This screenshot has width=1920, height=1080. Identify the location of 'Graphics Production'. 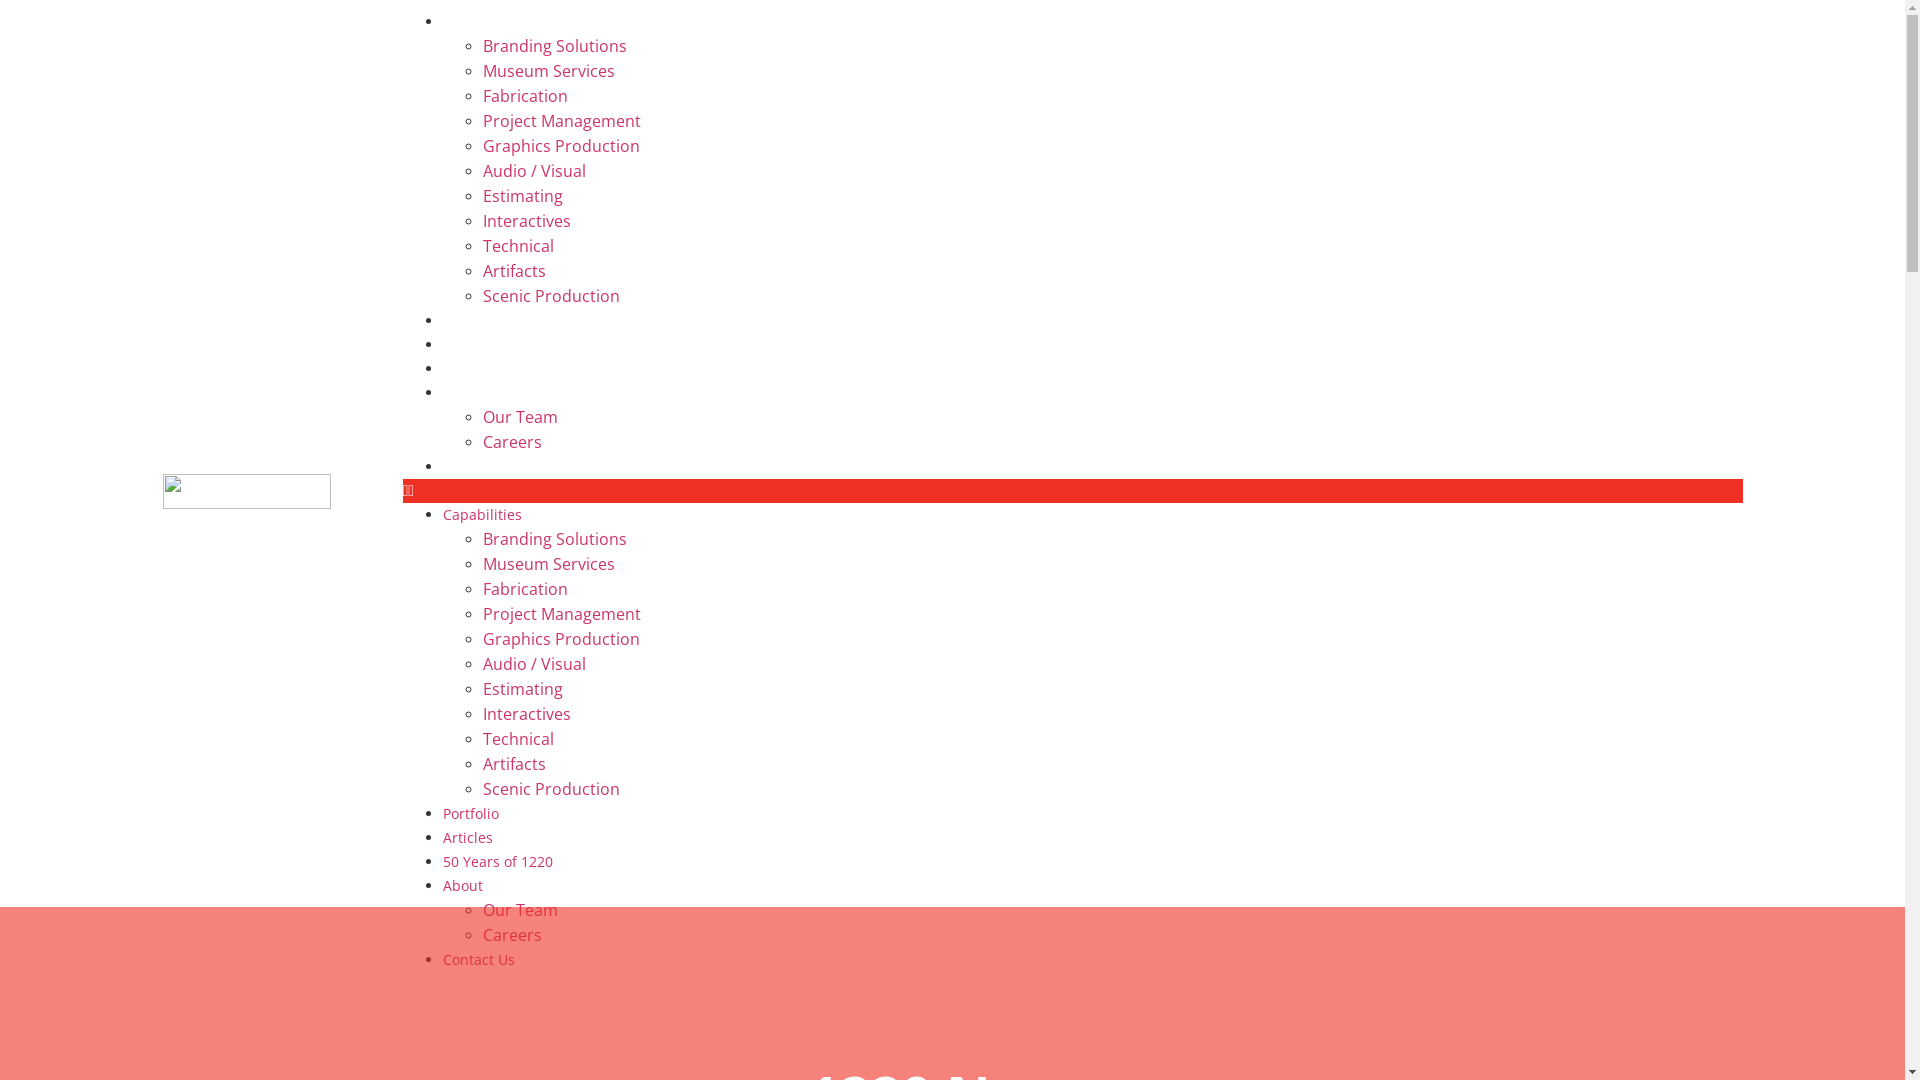
(481, 145).